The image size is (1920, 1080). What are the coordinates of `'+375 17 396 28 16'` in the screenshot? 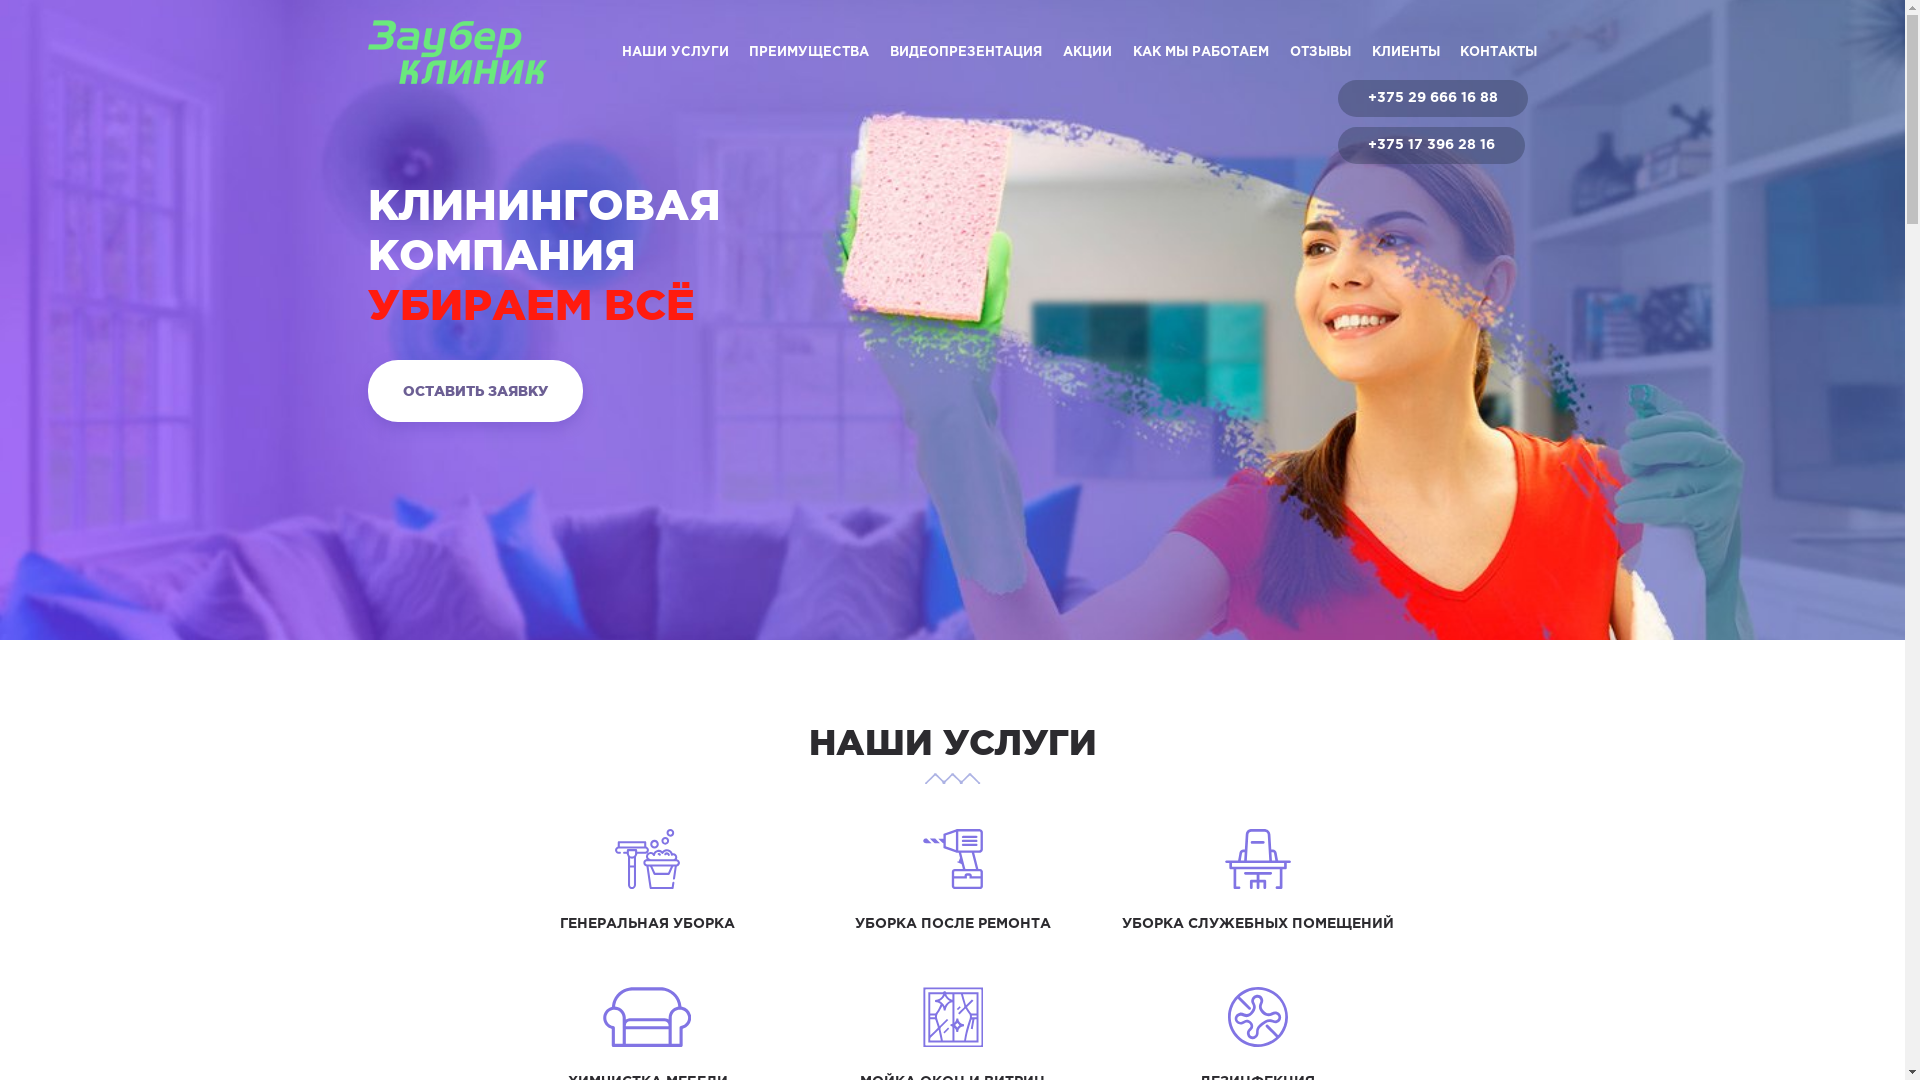 It's located at (1367, 144).